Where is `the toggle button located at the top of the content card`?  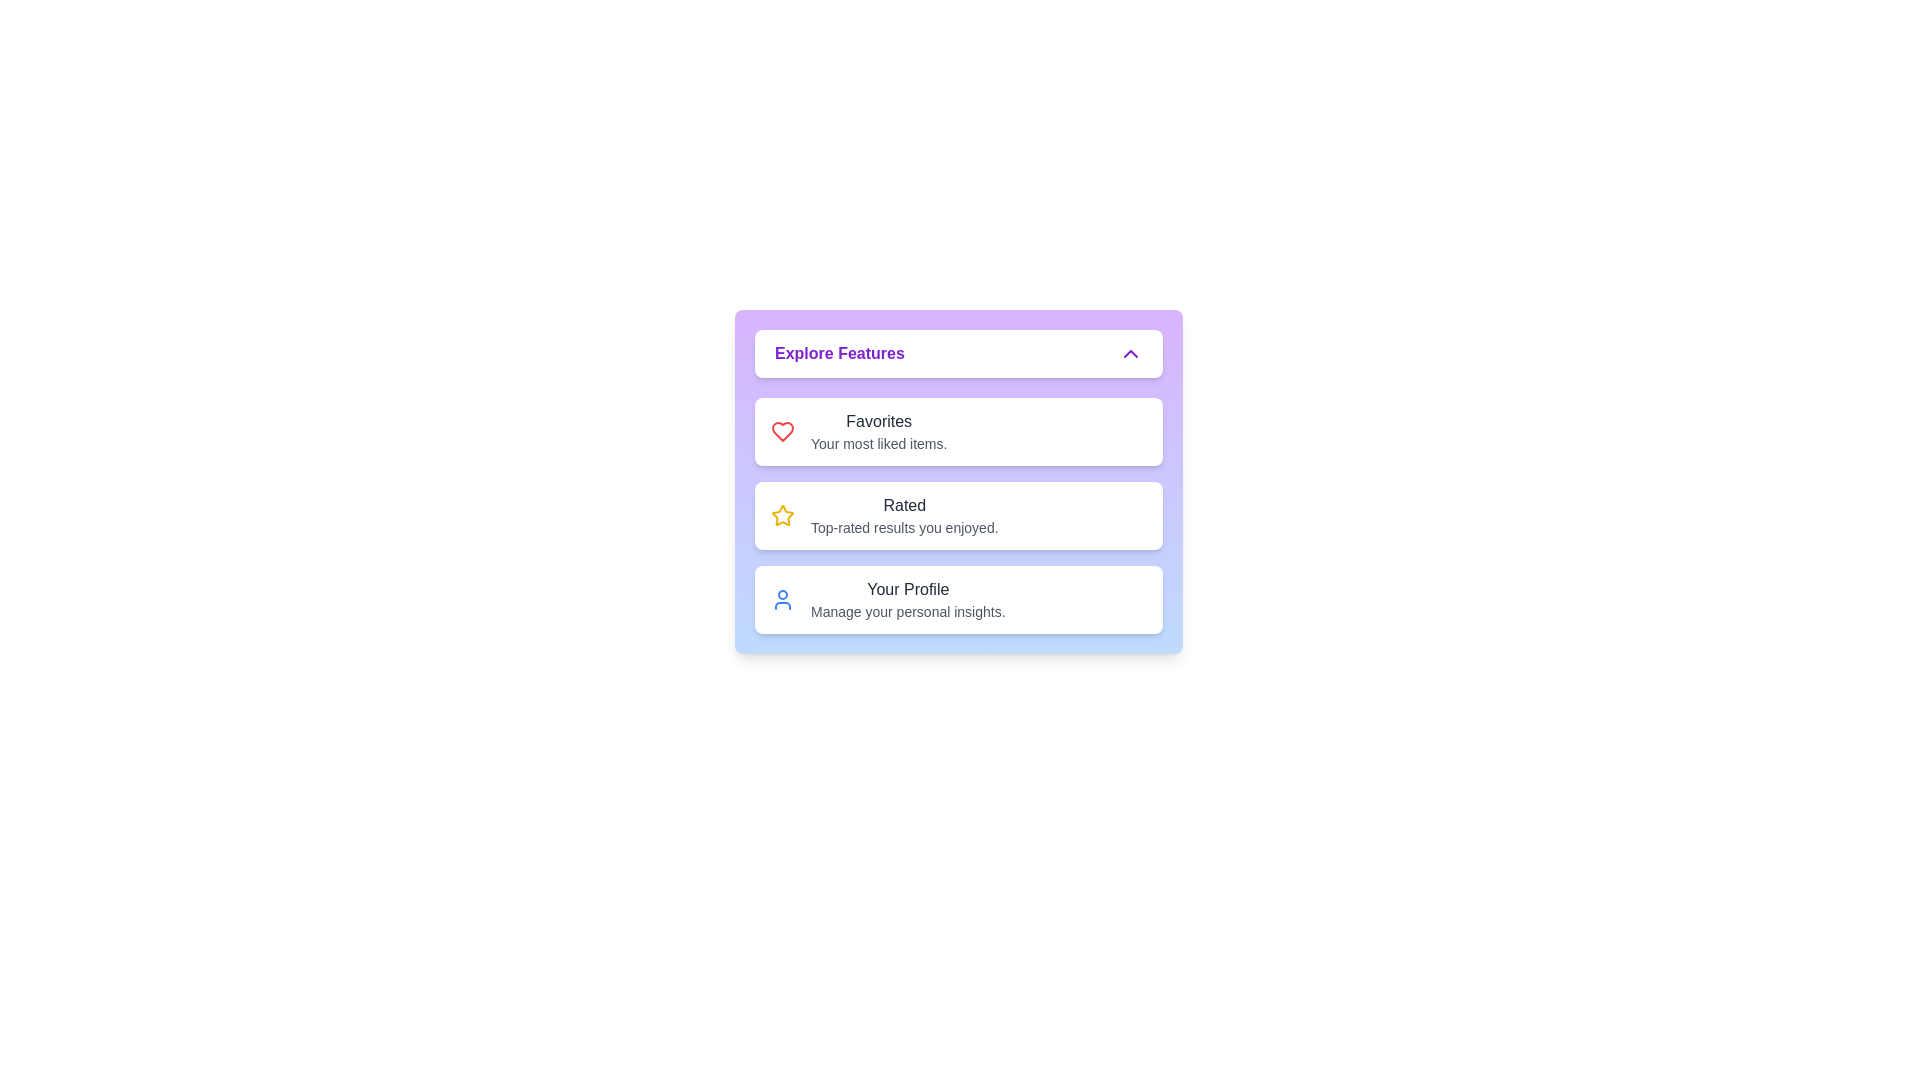 the toggle button located at the top of the content card is located at coordinates (958, 353).